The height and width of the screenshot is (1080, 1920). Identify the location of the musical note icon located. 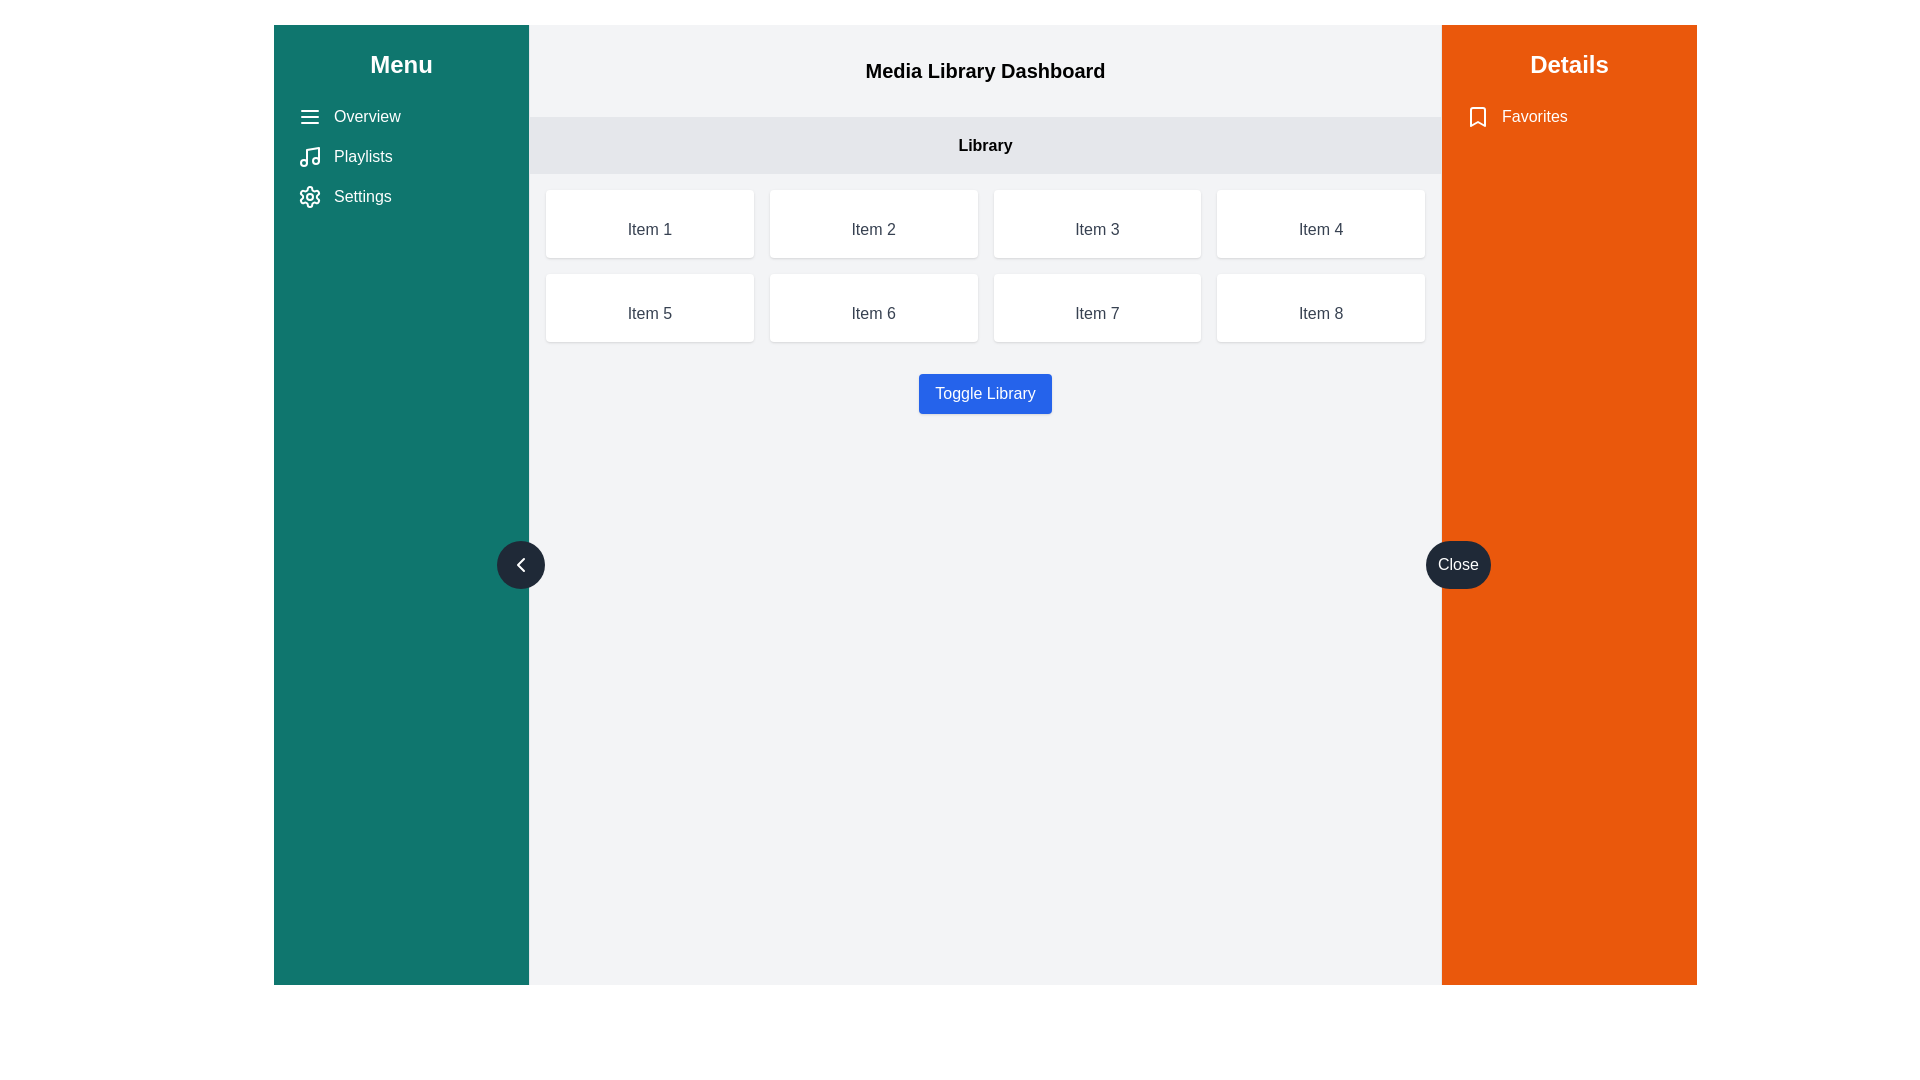
(309, 156).